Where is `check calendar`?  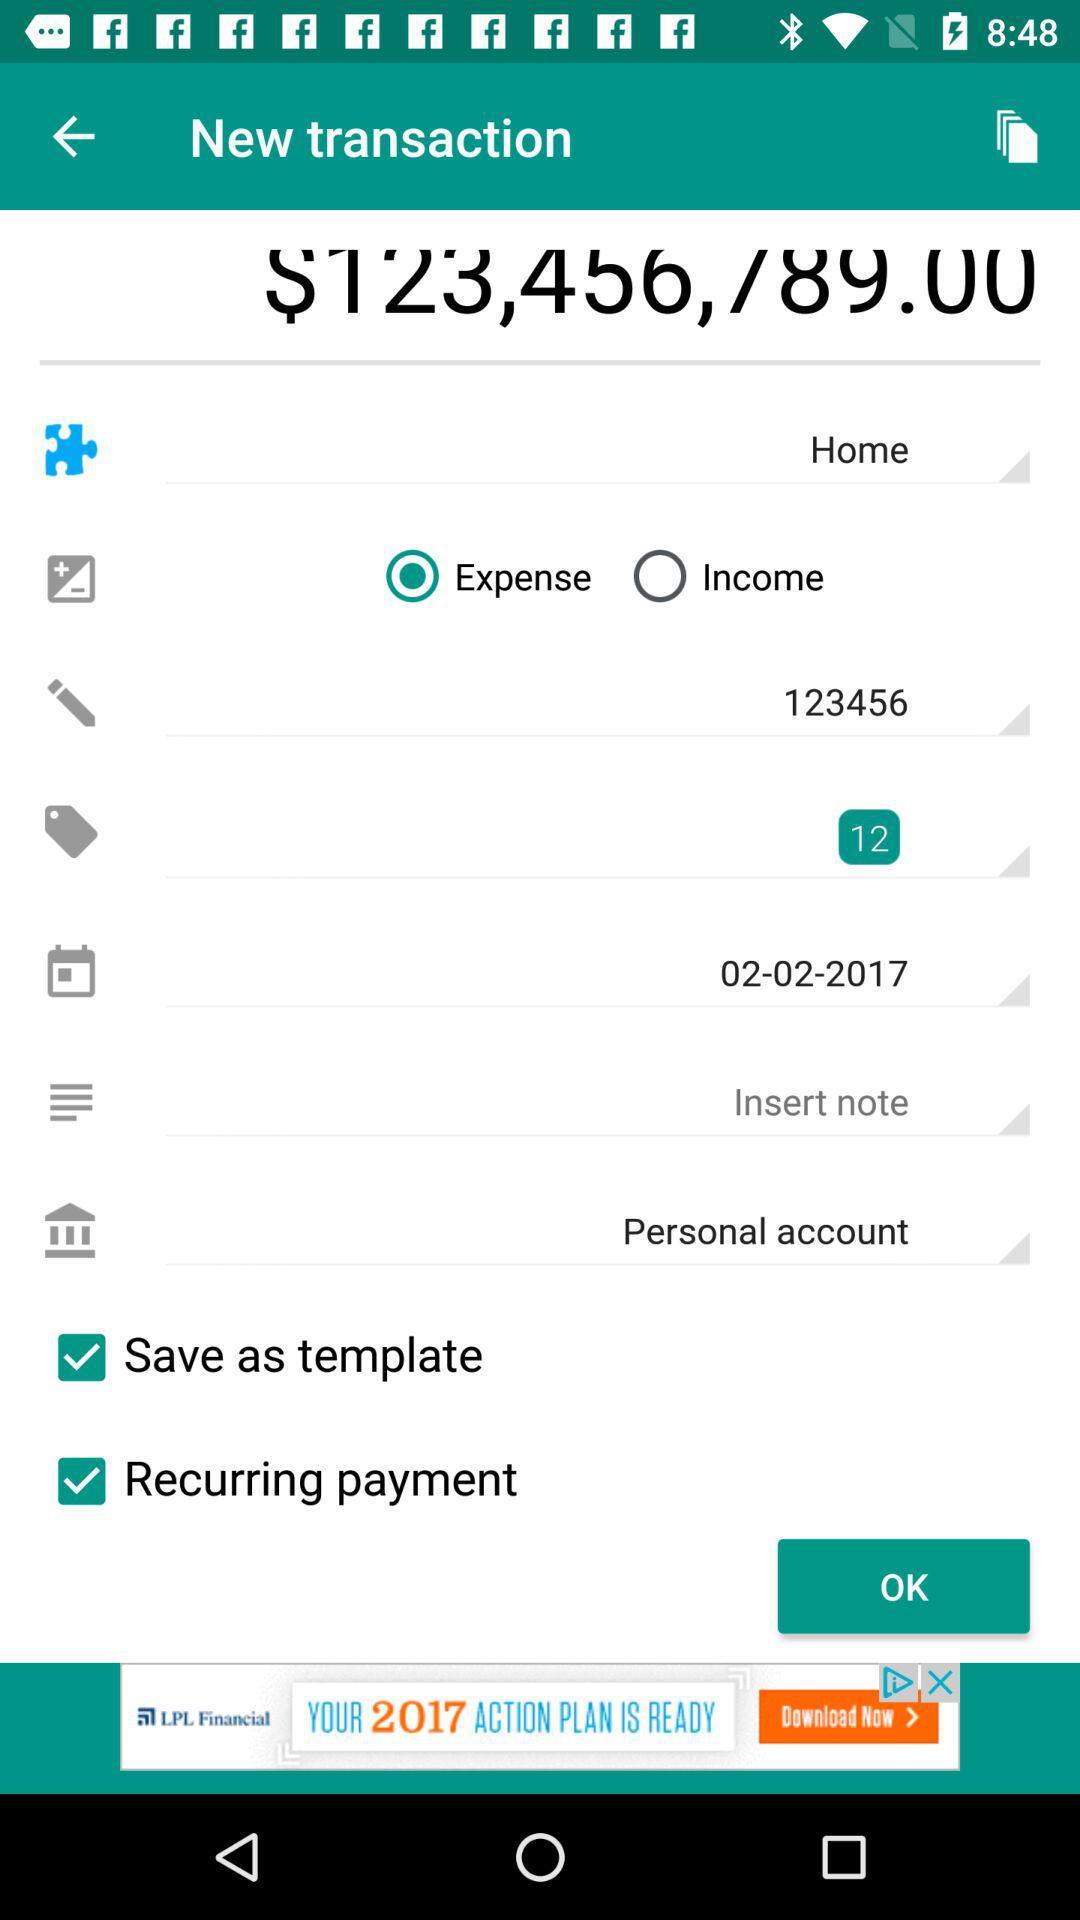
check calendar is located at coordinates (70, 973).